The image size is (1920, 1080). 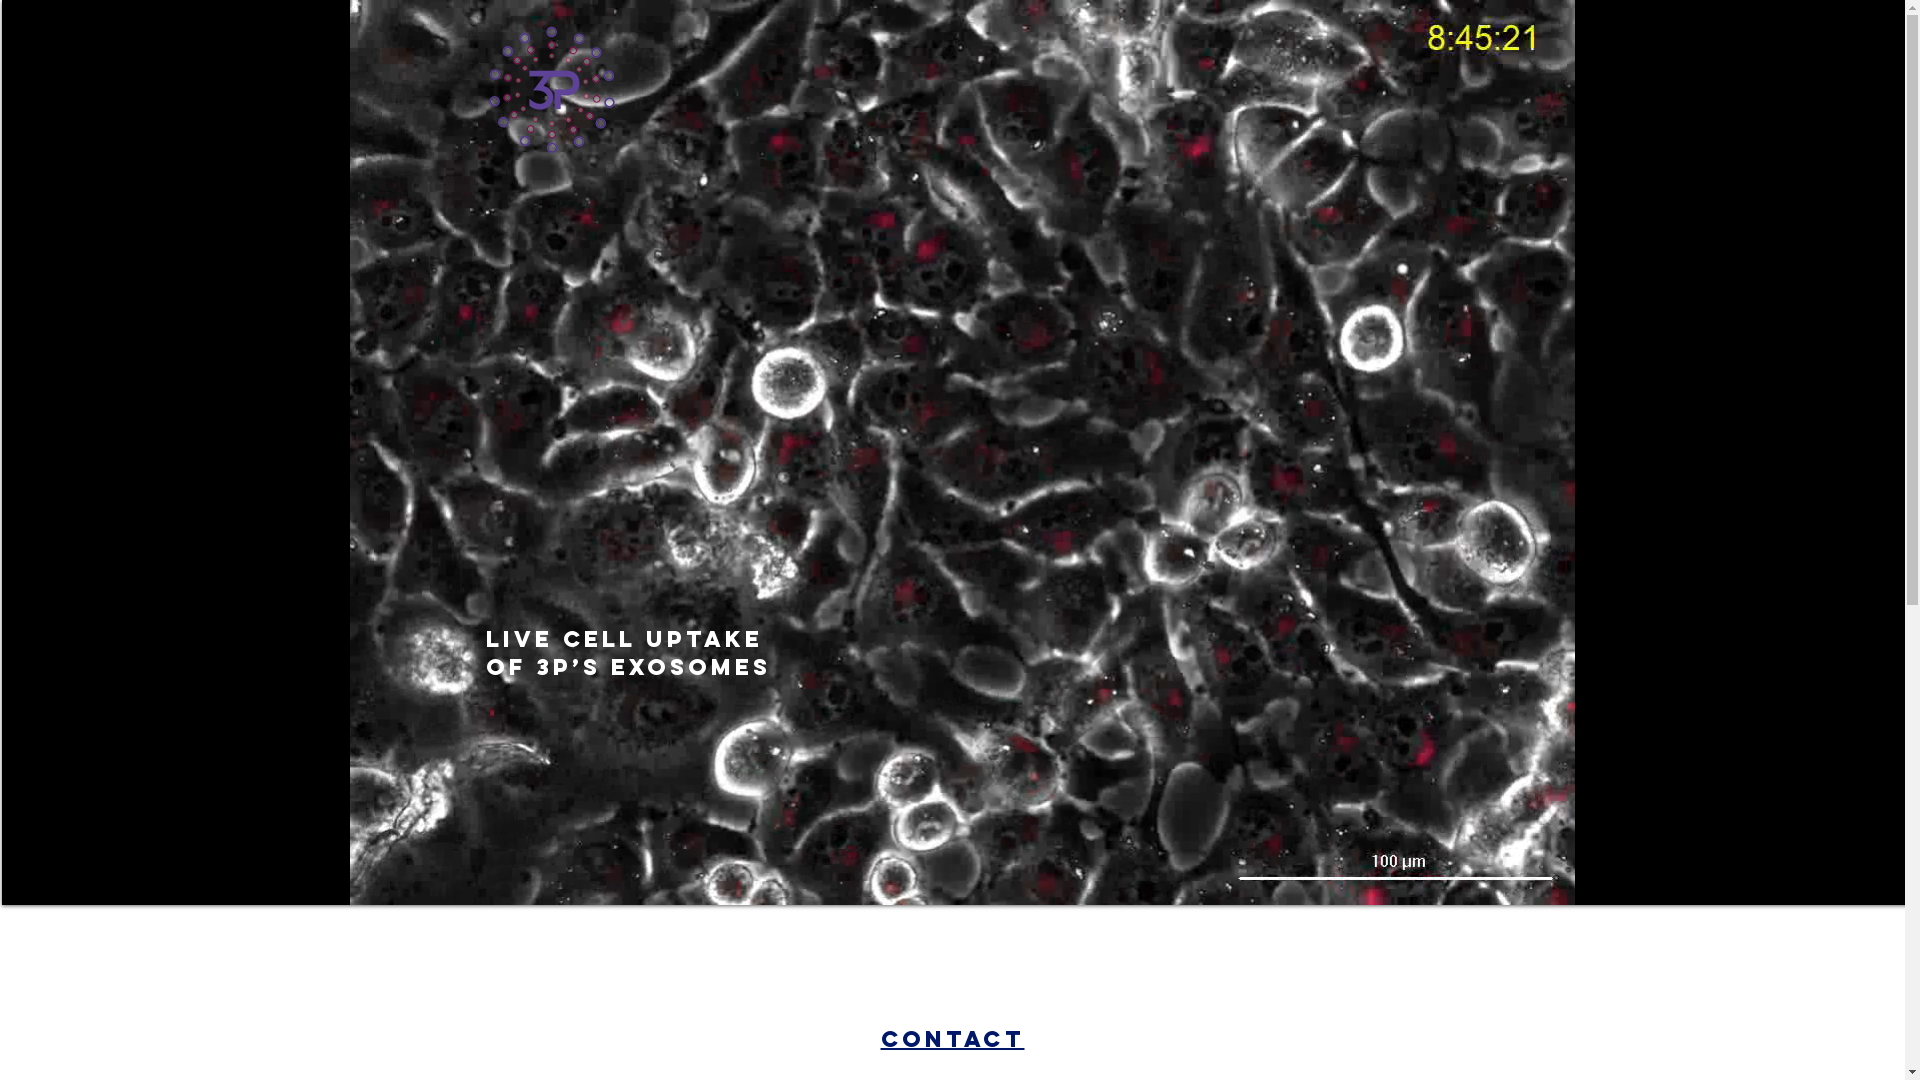 What do you see at coordinates (879, 1037) in the screenshot?
I see `'Contact'` at bounding box center [879, 1037].